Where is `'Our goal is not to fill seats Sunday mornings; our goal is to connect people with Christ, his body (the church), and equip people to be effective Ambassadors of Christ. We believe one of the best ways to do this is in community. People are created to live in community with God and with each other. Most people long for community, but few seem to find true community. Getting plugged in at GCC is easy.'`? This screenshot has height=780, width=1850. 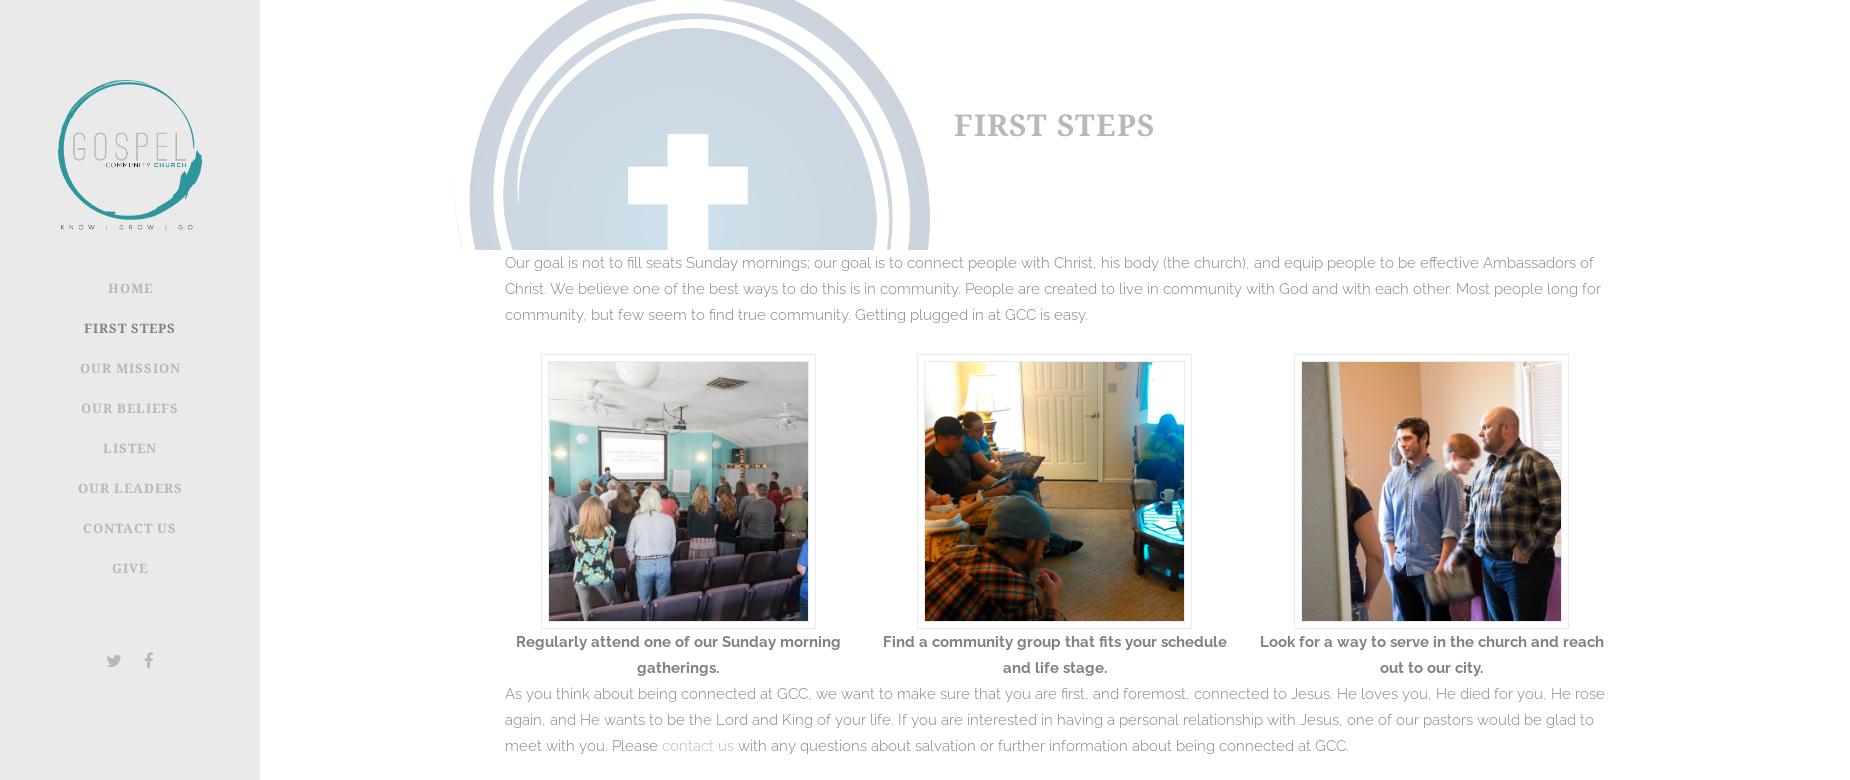 'Our goal is not to fill seats Sunday mornings; our goal is to connect people with Christ, his body (the church), and equip people to be effective Ambassadors of Christ. We believe one of the best ways to do this is in community. People are created to live in community with God and with each other. Most people long for community, but few seem to find true community. Getting plugged in at GCC is easy.' is located at coordinates (1052, 288).